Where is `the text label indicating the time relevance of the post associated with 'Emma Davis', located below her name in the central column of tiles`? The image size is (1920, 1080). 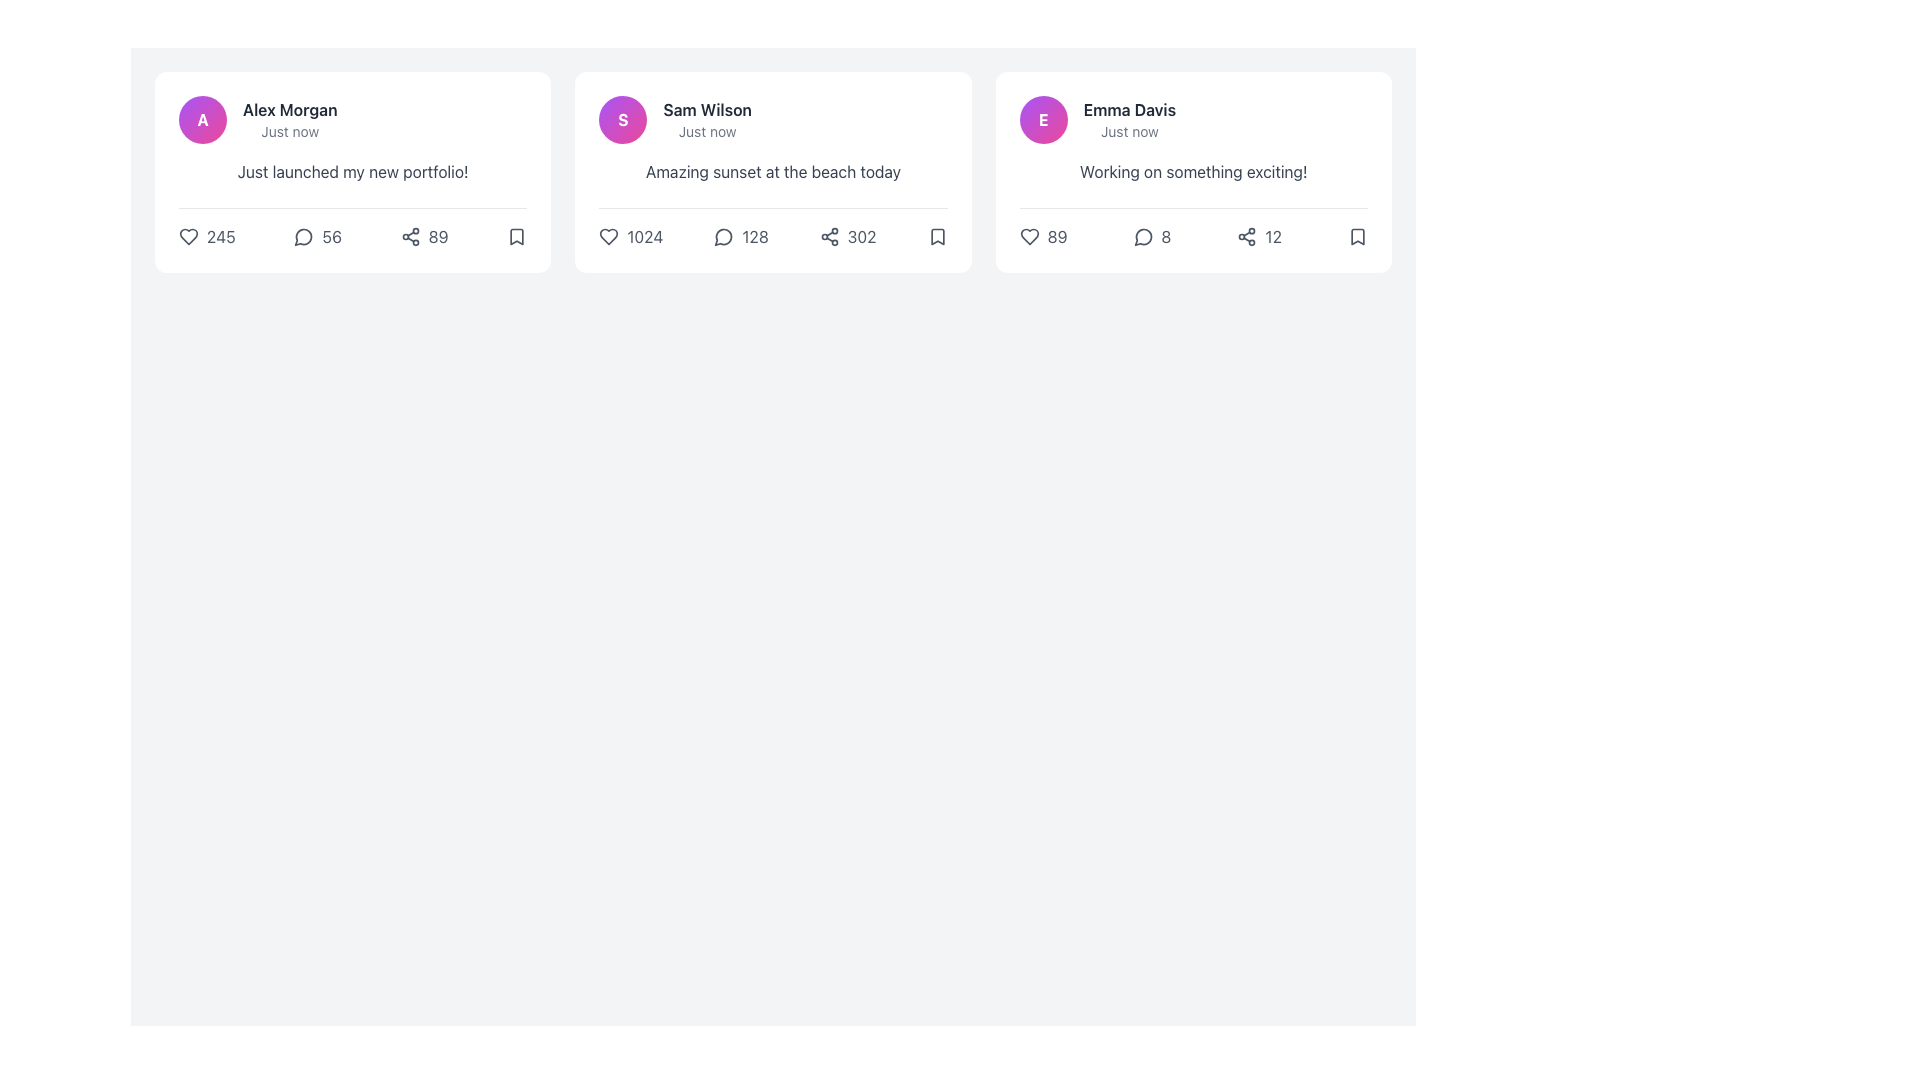
the text label indicating the time relevance of the post associated with 'Emma Davis', located below her name in the central column of tiles is located at coordinates (1129, 131).